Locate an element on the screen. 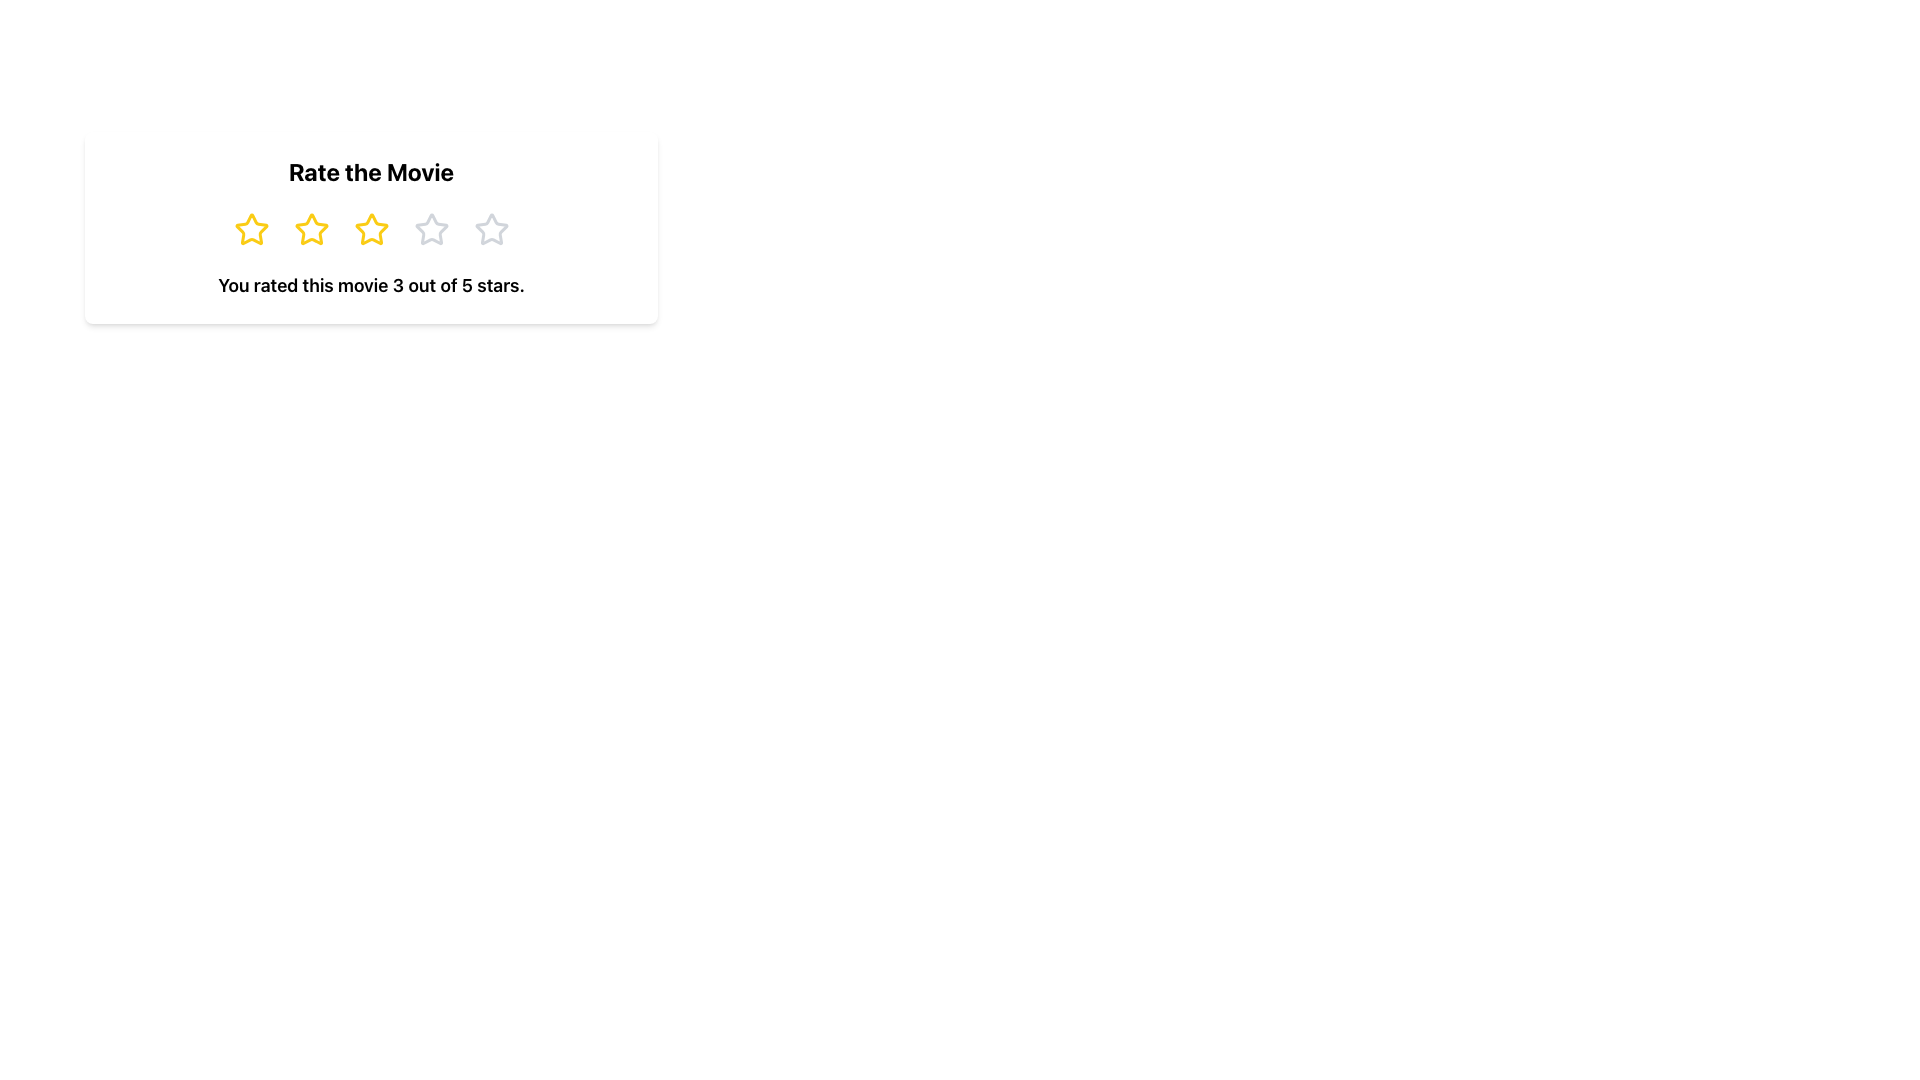 The image size is (1920, 1080). the third star icon in the rating system is located at coordinates (371, 229).